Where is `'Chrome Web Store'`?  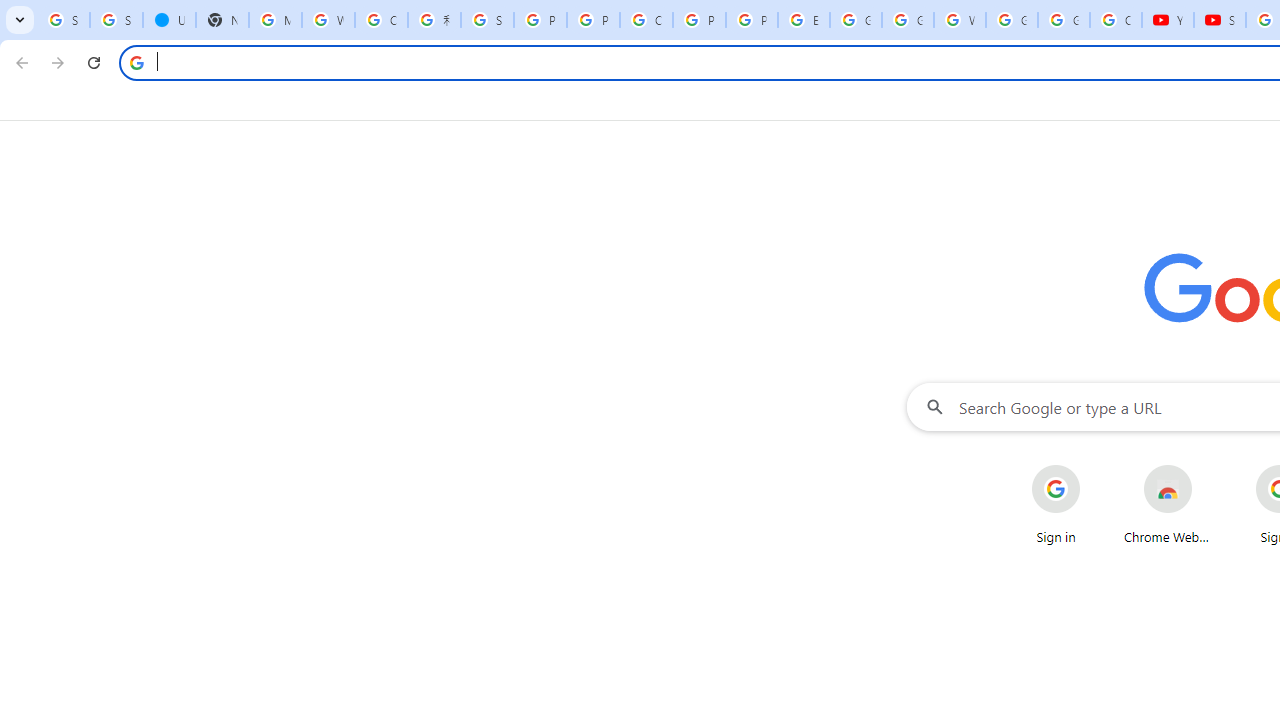
'Chrome Web Store' is located at coordinates (1168, 504).